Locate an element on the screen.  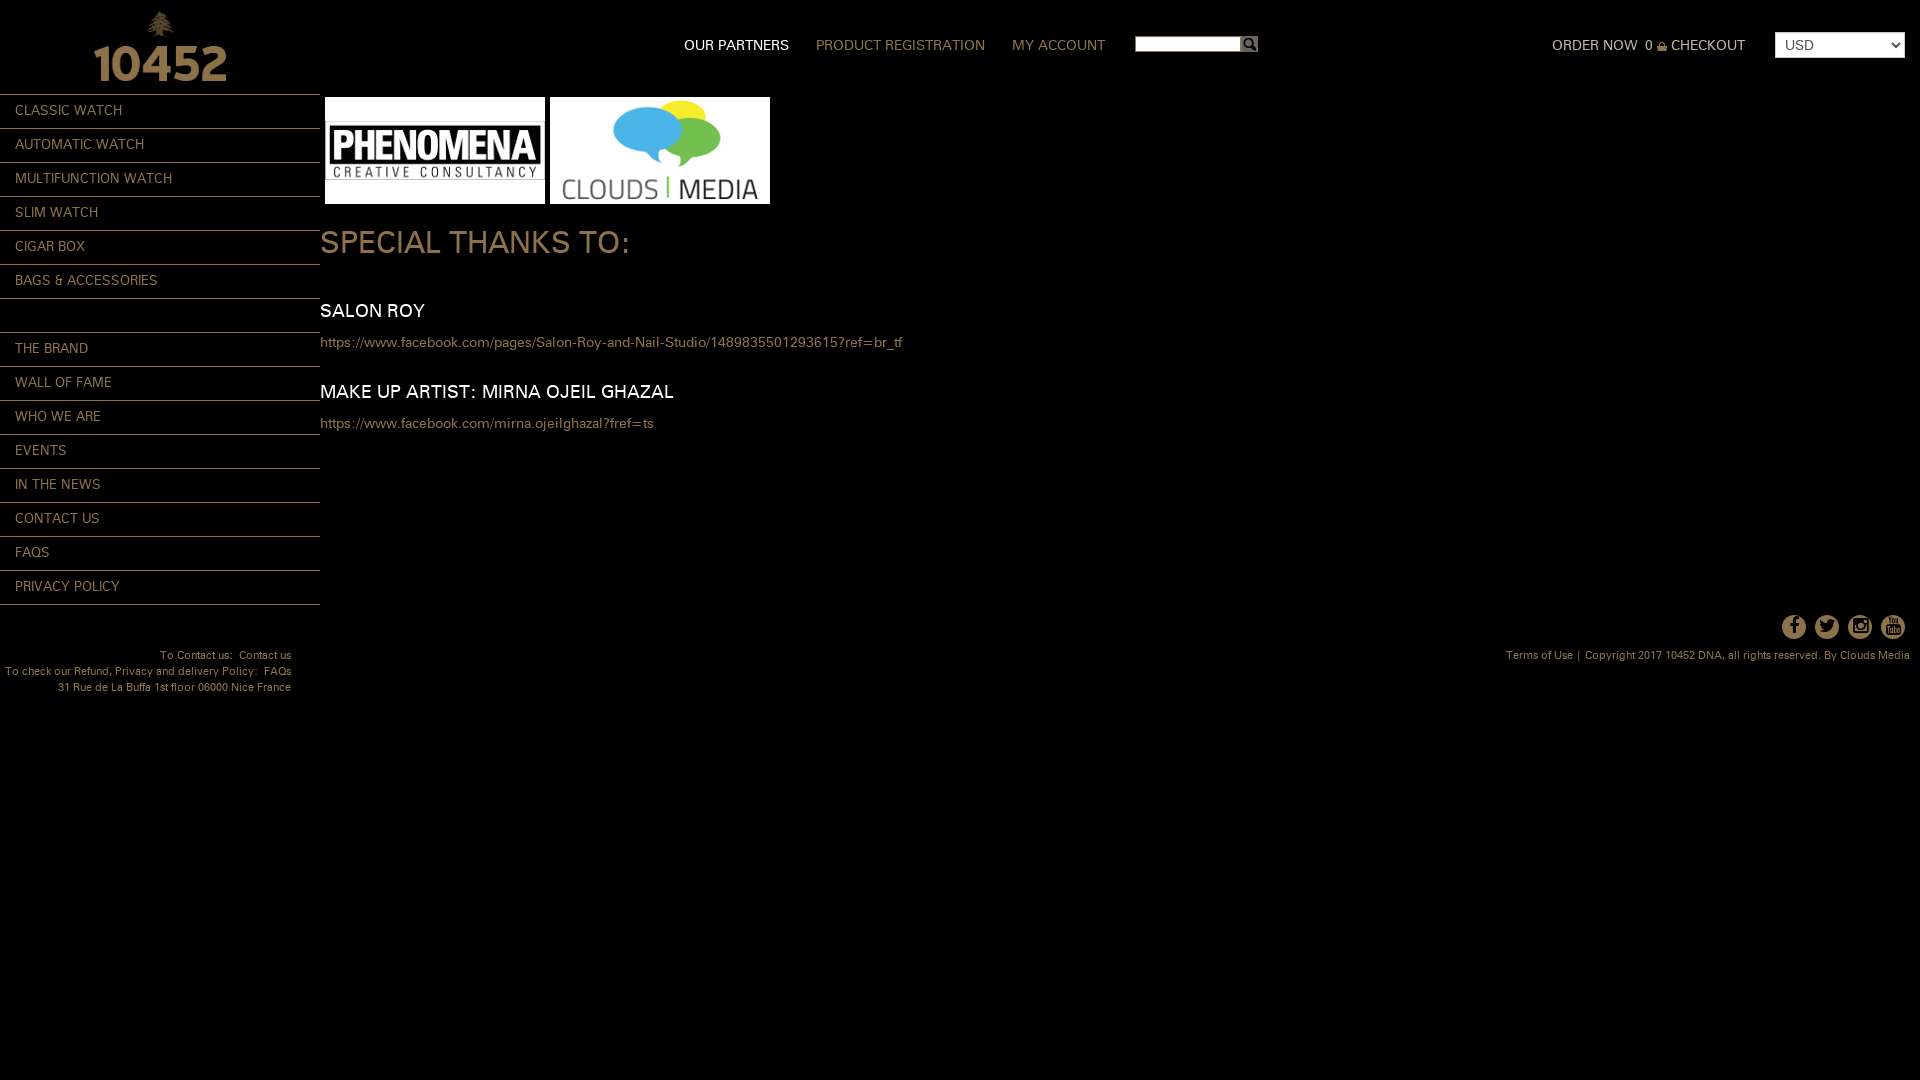
'PRODUCT REGISTRATION' is located at coordinates (899, 45).